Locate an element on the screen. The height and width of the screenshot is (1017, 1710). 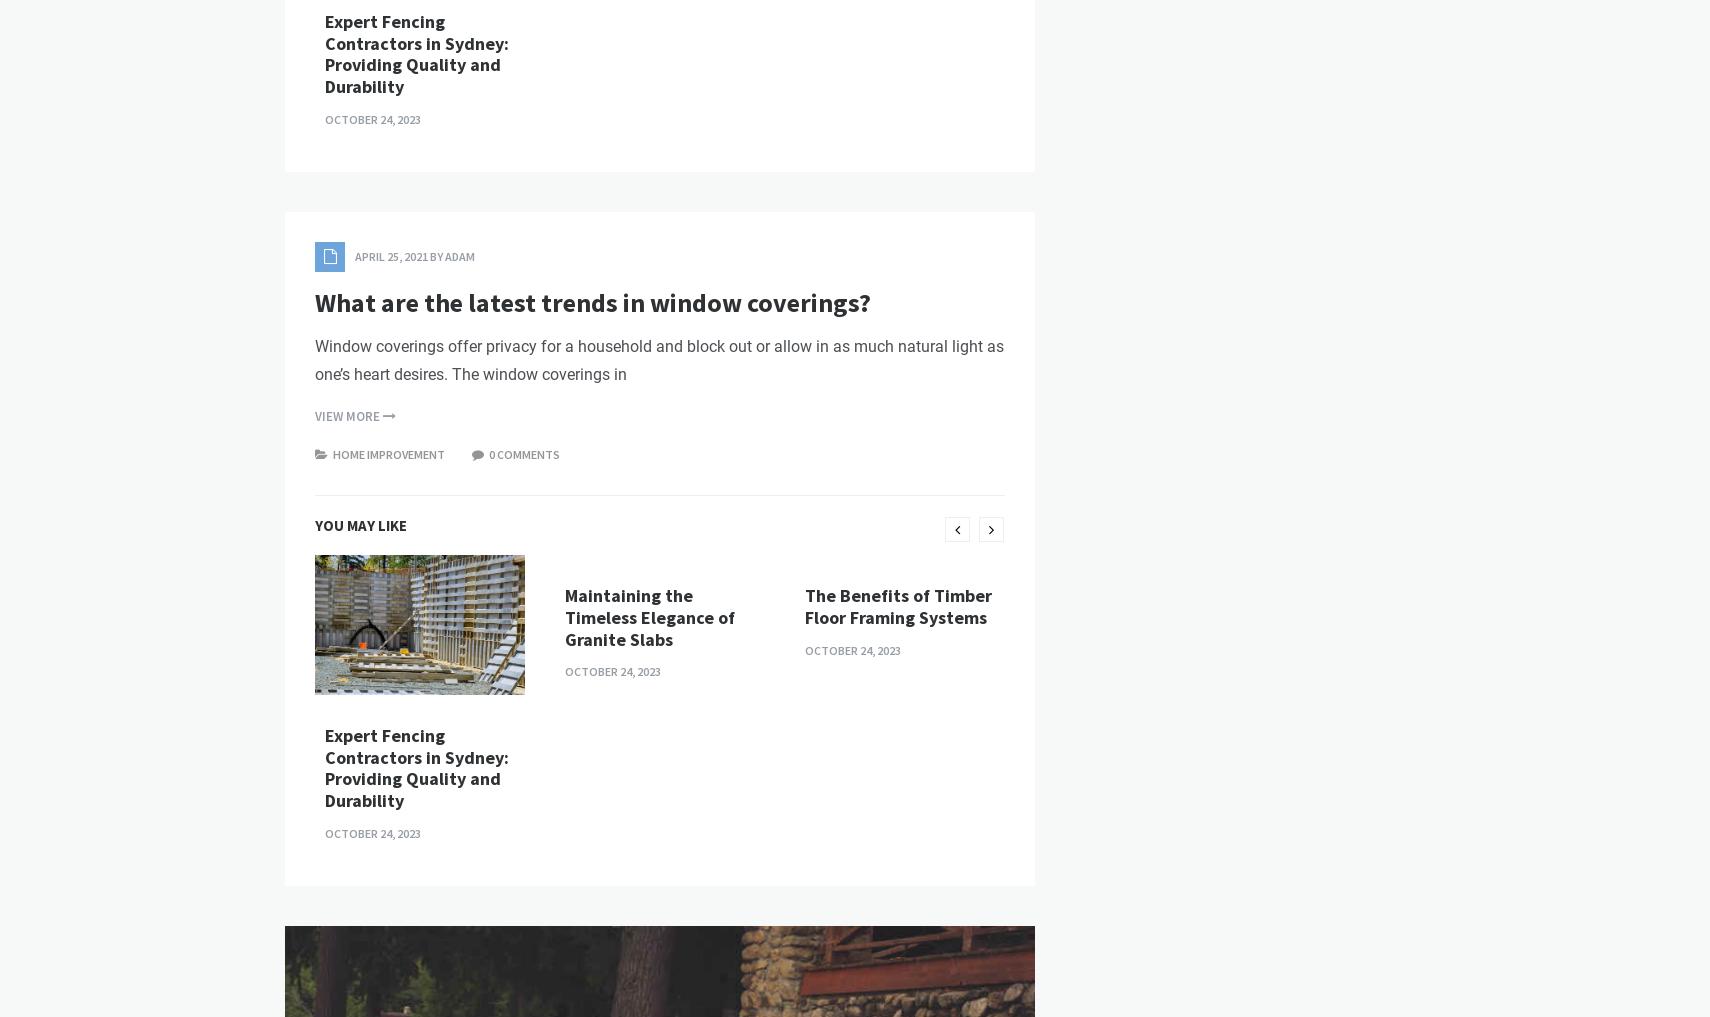
'by' is located at coordinates (436, 596).